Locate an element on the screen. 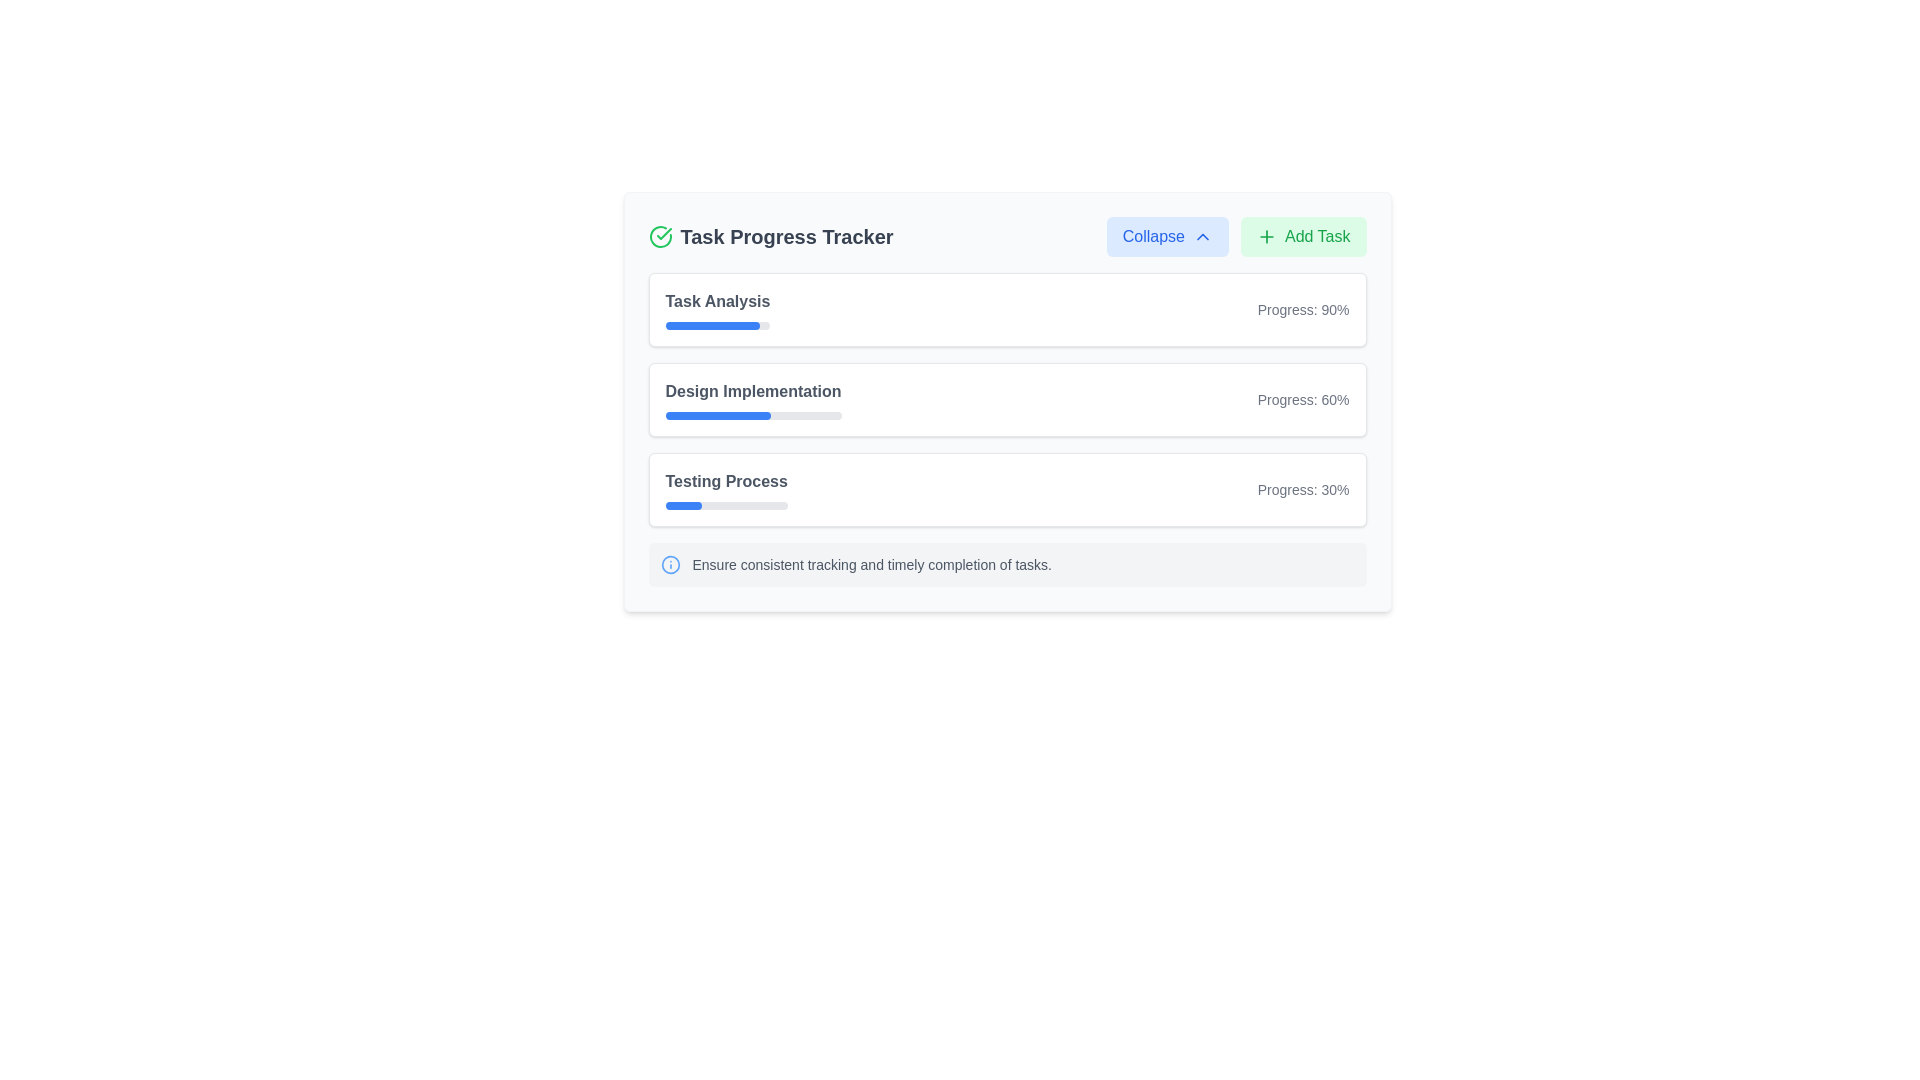 The image size is (1920, 1080). the 'Design Implementation' label, which is styled with a bold font and gray color, located above a blue progress bar in the 'Task Progress Tracker' section is located at coordinates (752, 400).